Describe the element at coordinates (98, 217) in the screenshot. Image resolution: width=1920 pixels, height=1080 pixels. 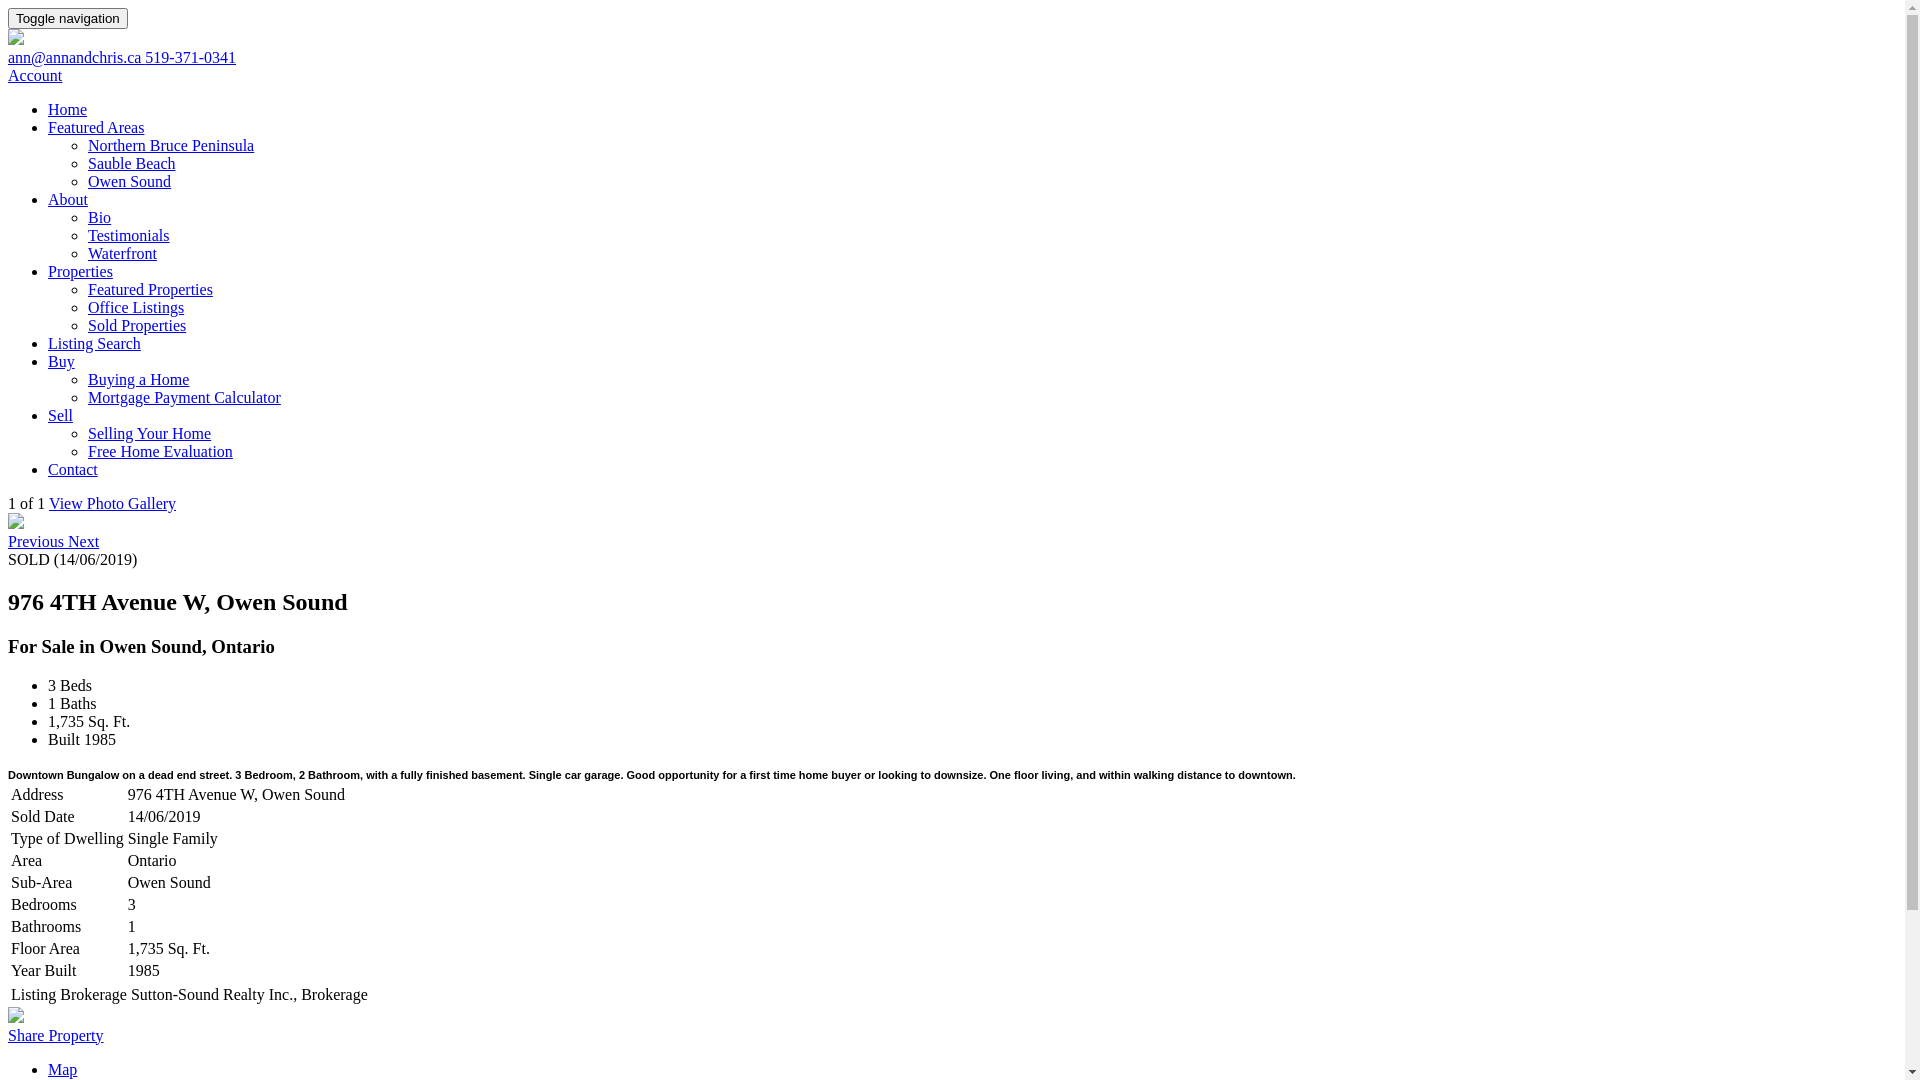
I see `'Bio'` at that location.